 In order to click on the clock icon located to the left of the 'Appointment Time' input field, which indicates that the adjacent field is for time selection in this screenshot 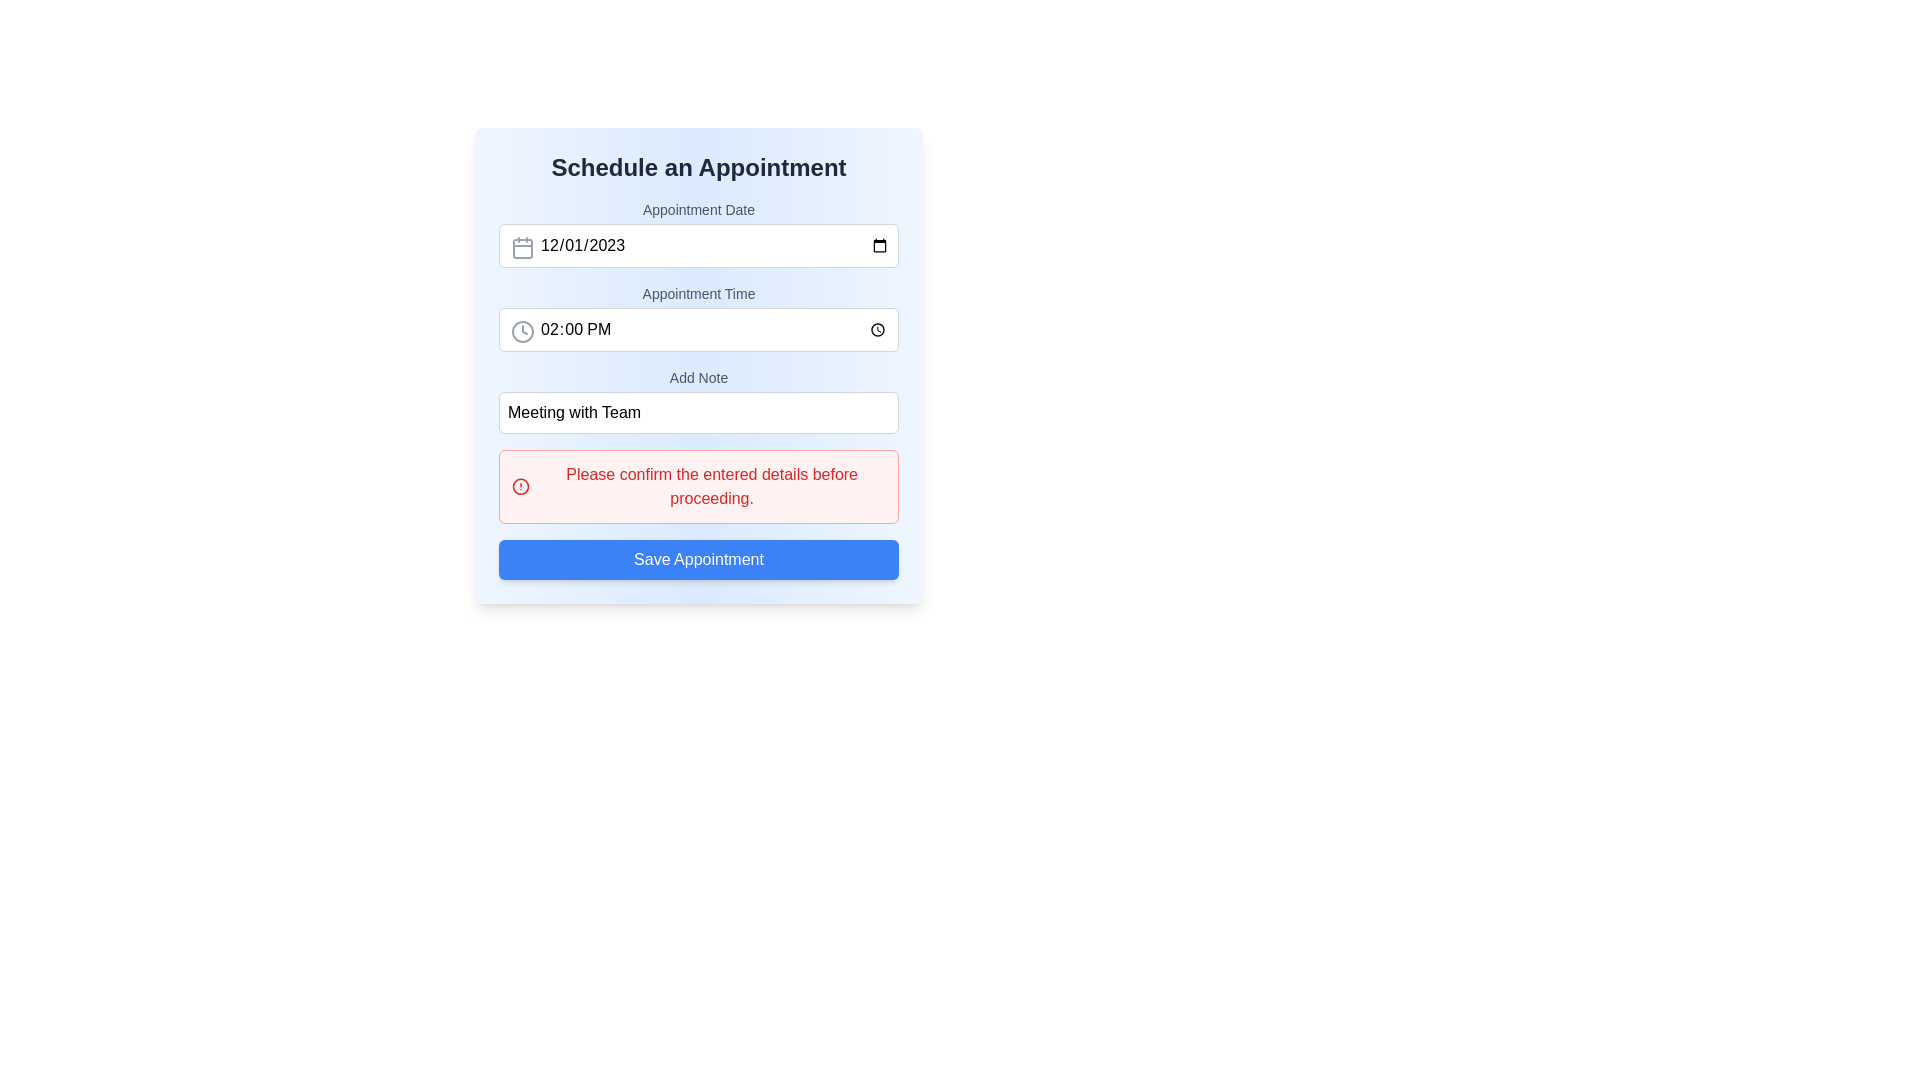, I will do `click(523, 330)`.